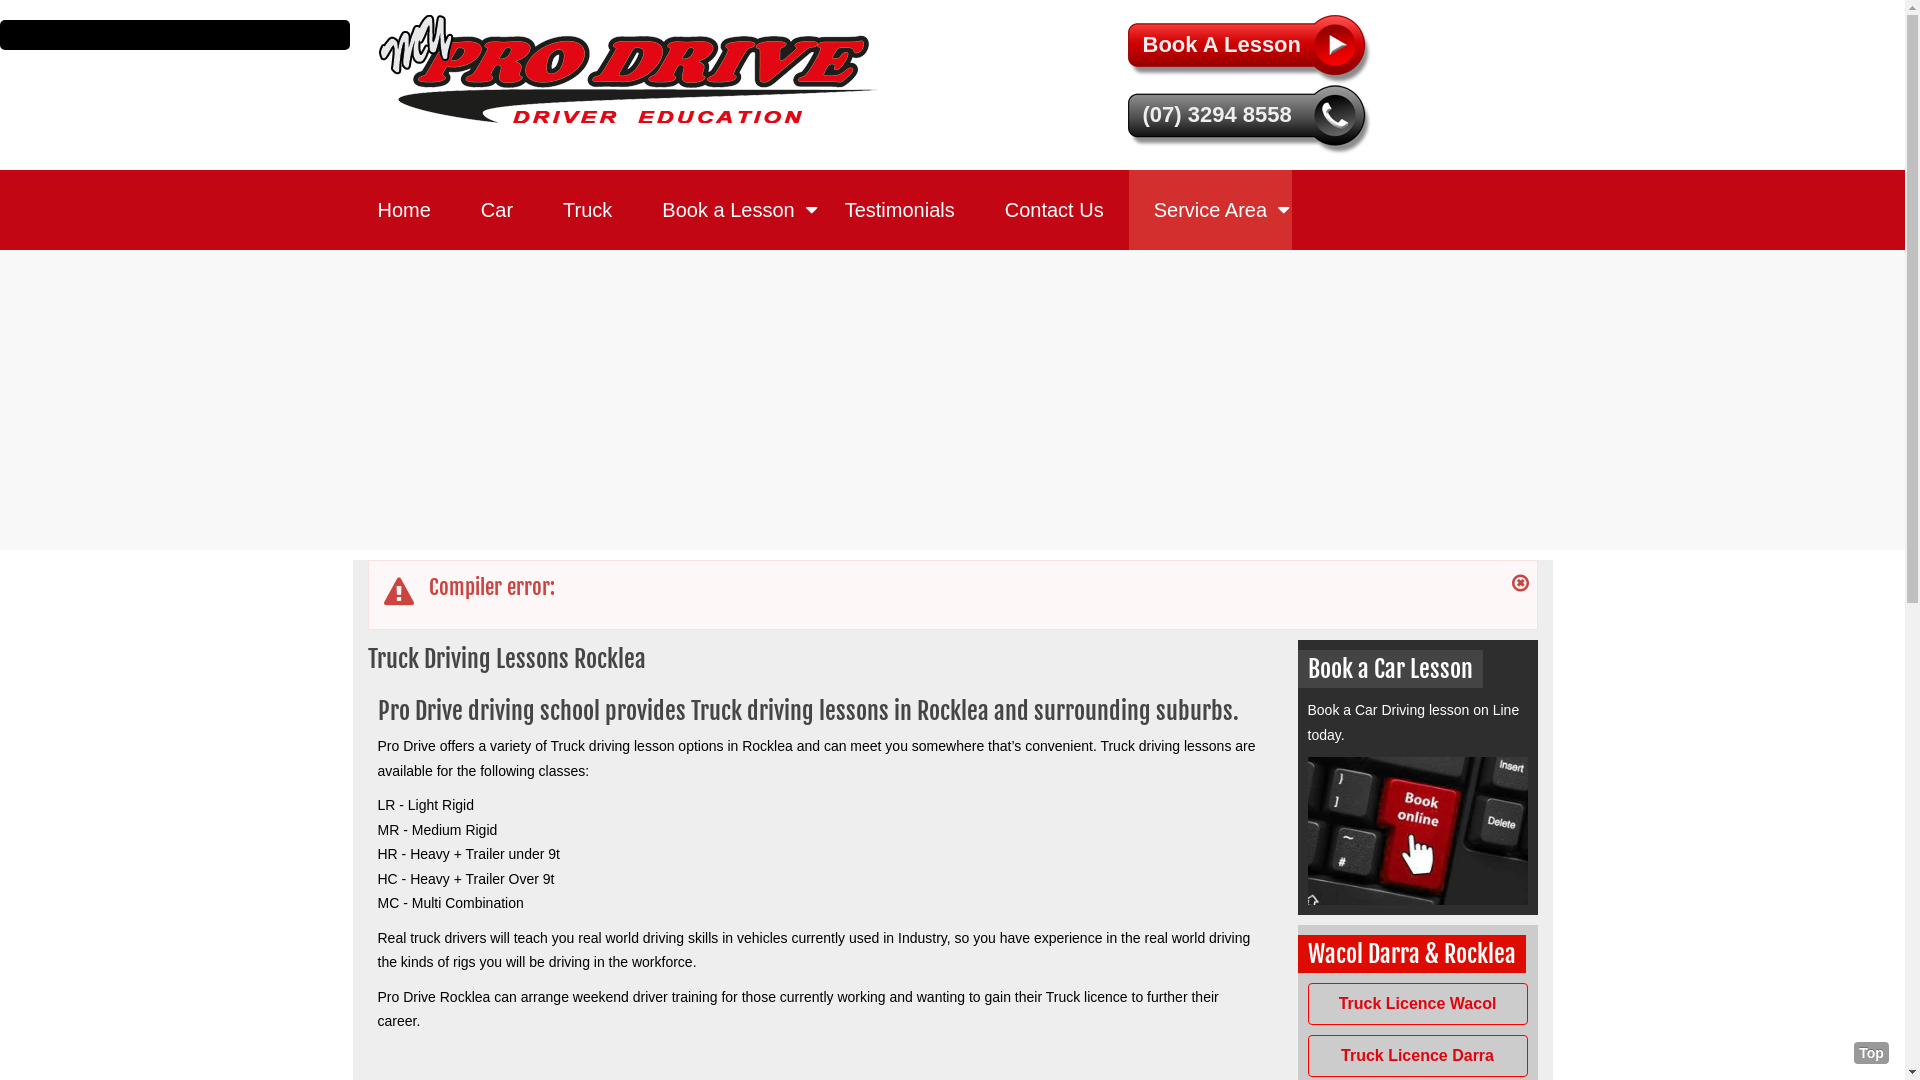 This screenshot has height=1080, width=1920. What do you see at coordinates (497, 209) in the screenshot?
I see `'Car'` at bounding box center [497, 209].